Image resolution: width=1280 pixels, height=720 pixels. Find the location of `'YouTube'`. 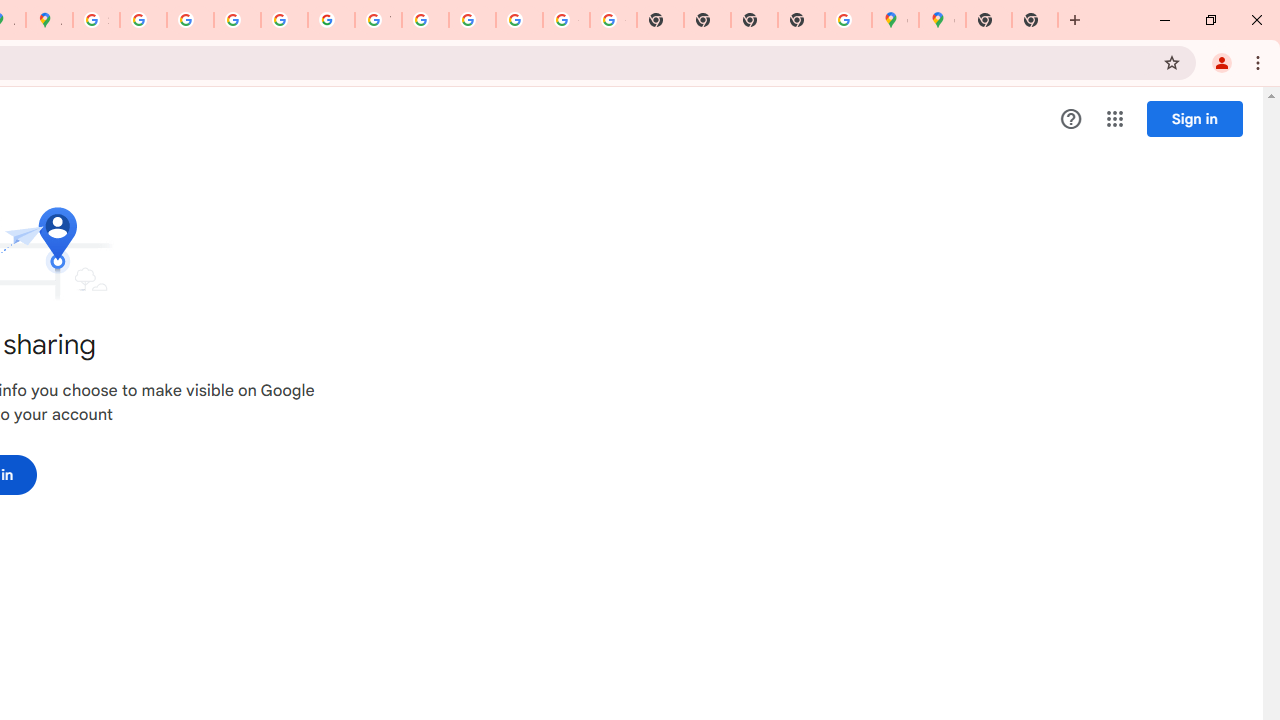

'YouTube' is located at coordinates (378, 20).